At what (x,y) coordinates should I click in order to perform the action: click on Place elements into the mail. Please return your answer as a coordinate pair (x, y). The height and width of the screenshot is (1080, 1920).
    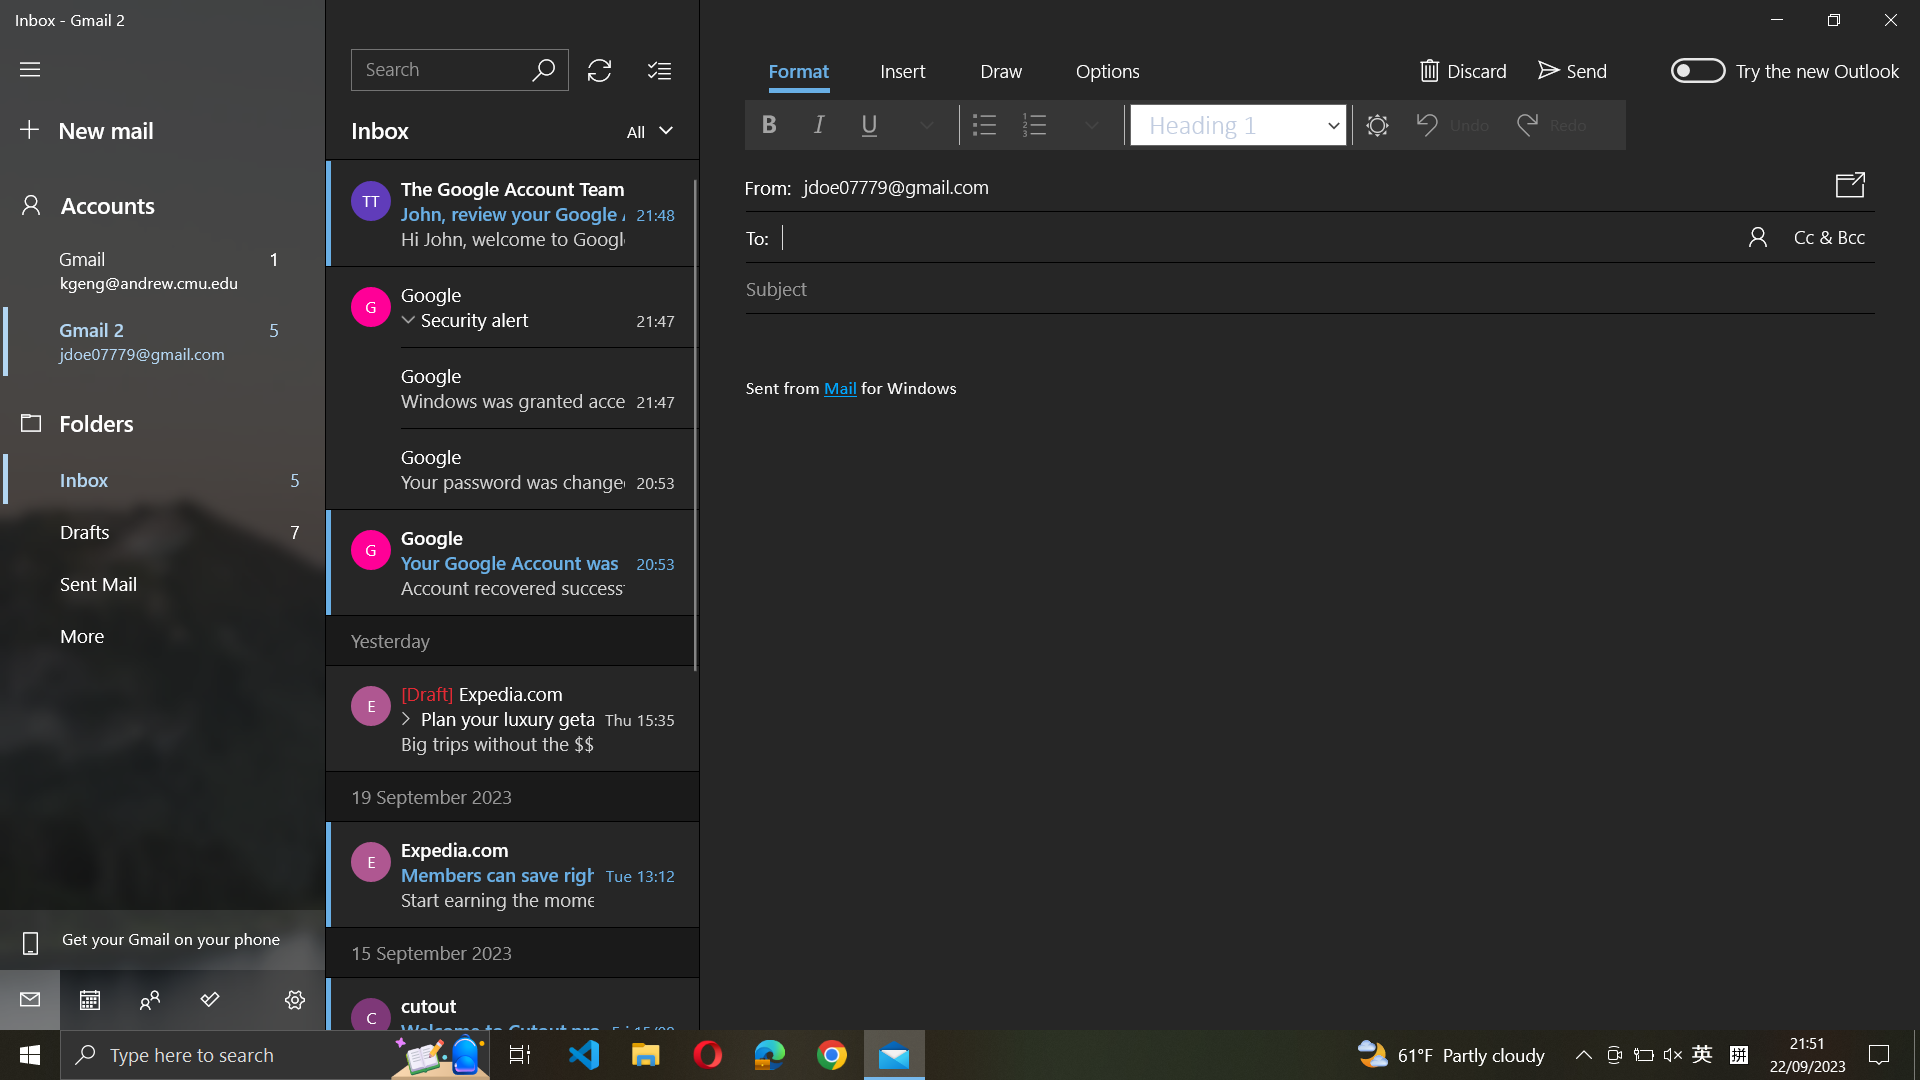
    Looking at the image, I should click on (901, 72).